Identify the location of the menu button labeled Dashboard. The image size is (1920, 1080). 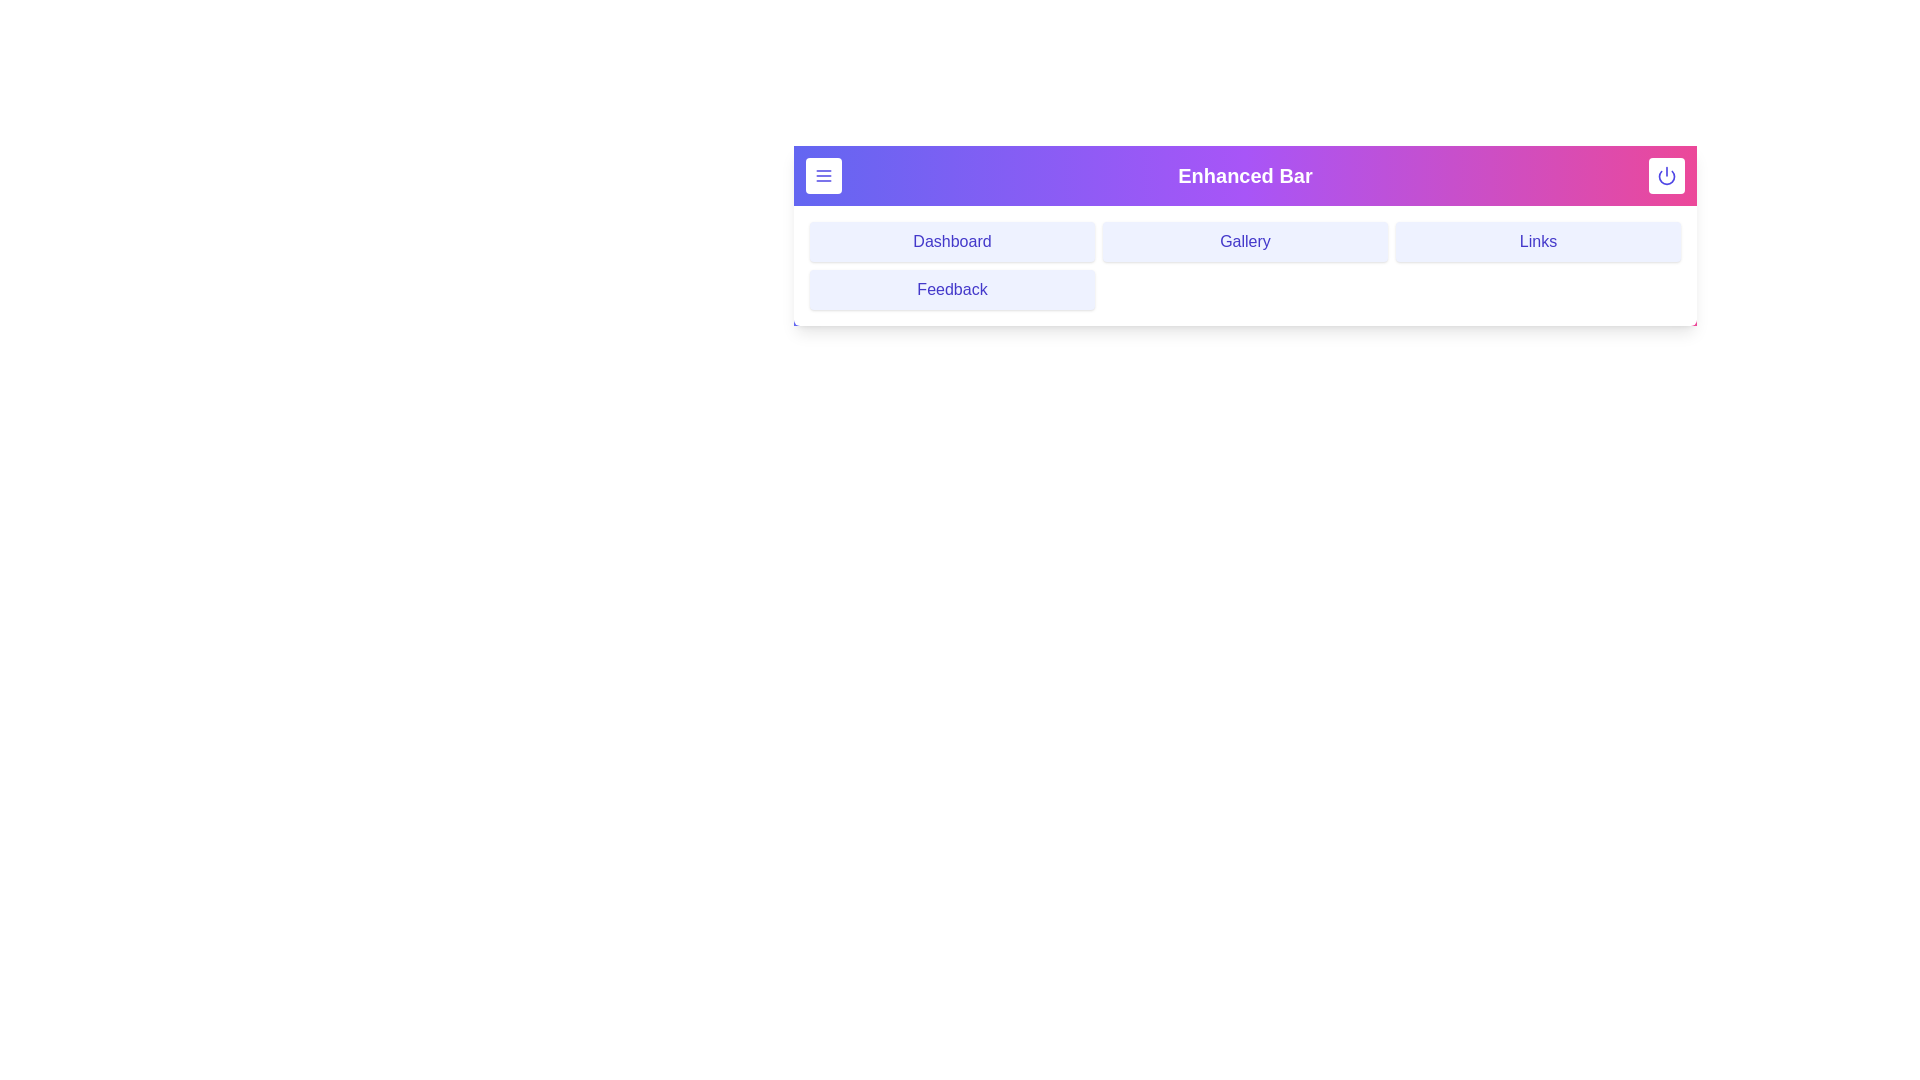
(951, 241).